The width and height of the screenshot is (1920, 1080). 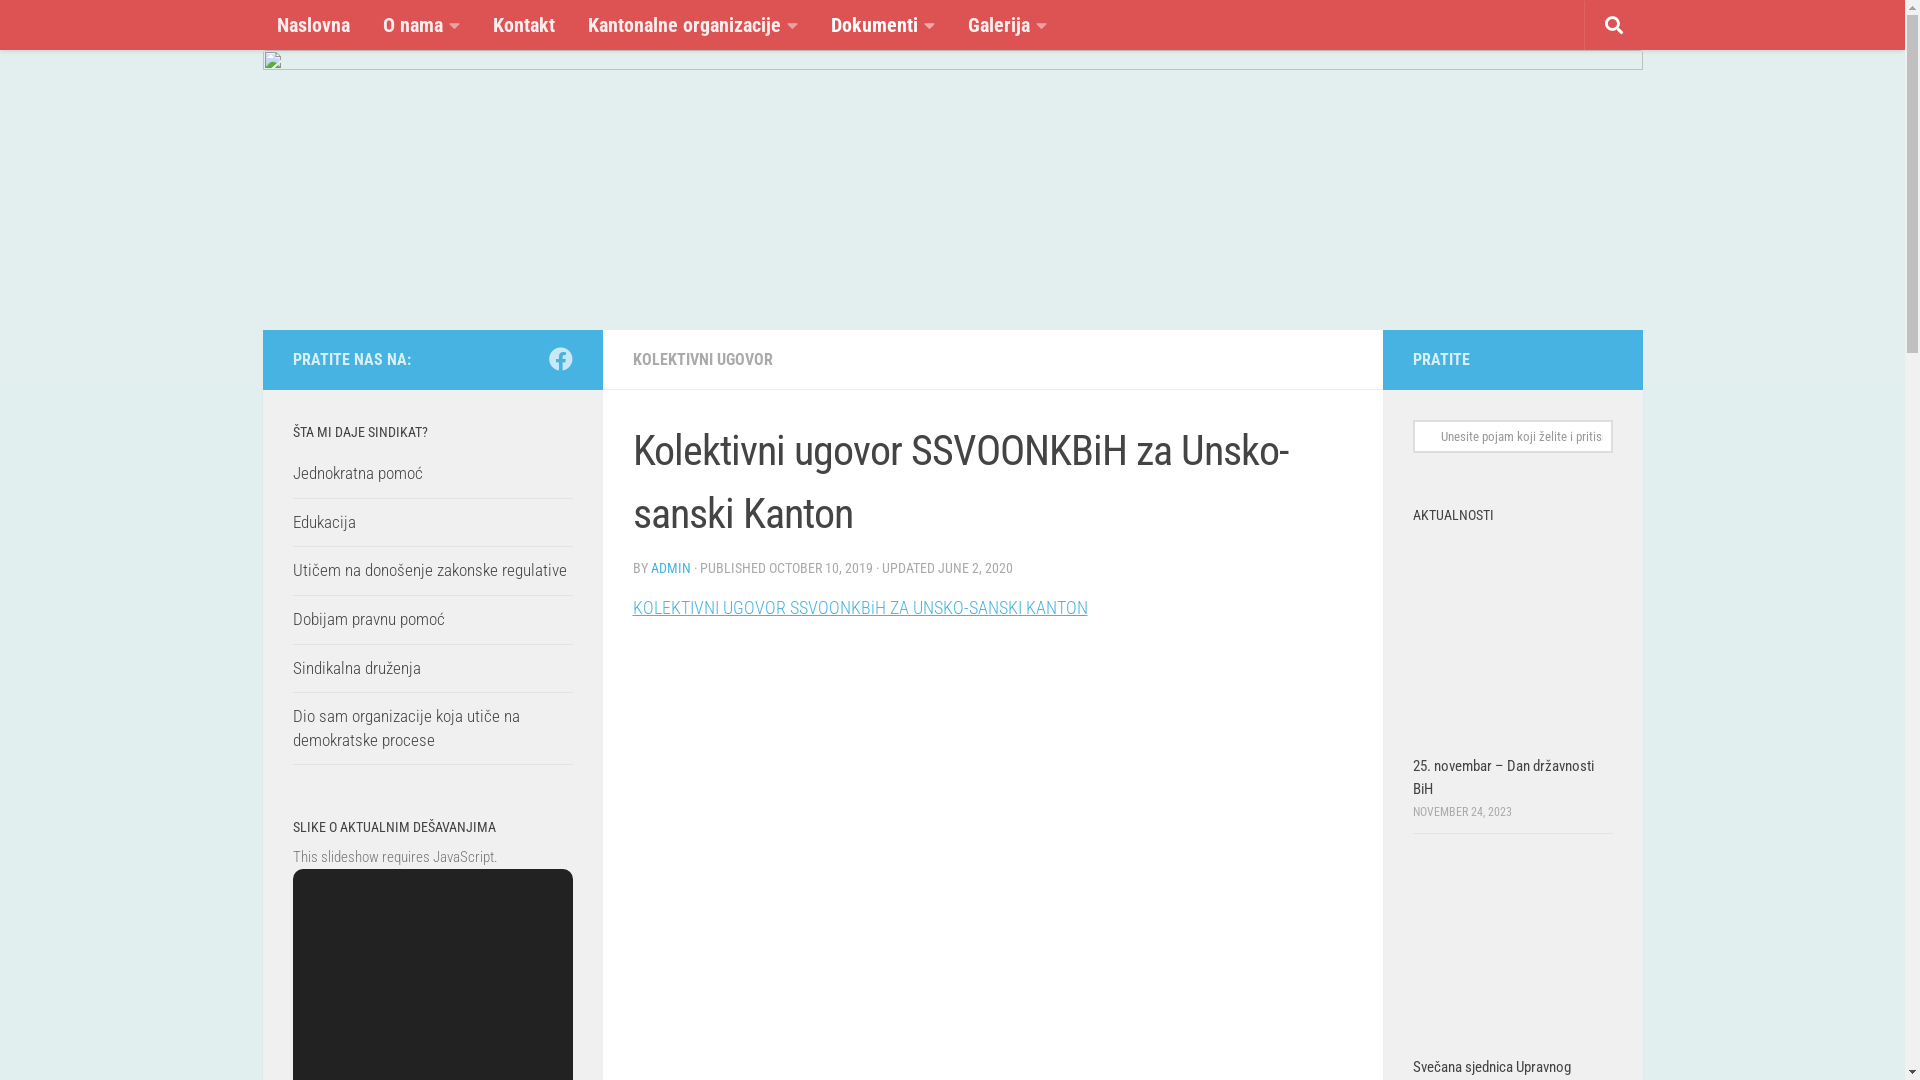 I want to click on 'KOLEKTIVNI UGOVOR', so click(x=701, y=358).